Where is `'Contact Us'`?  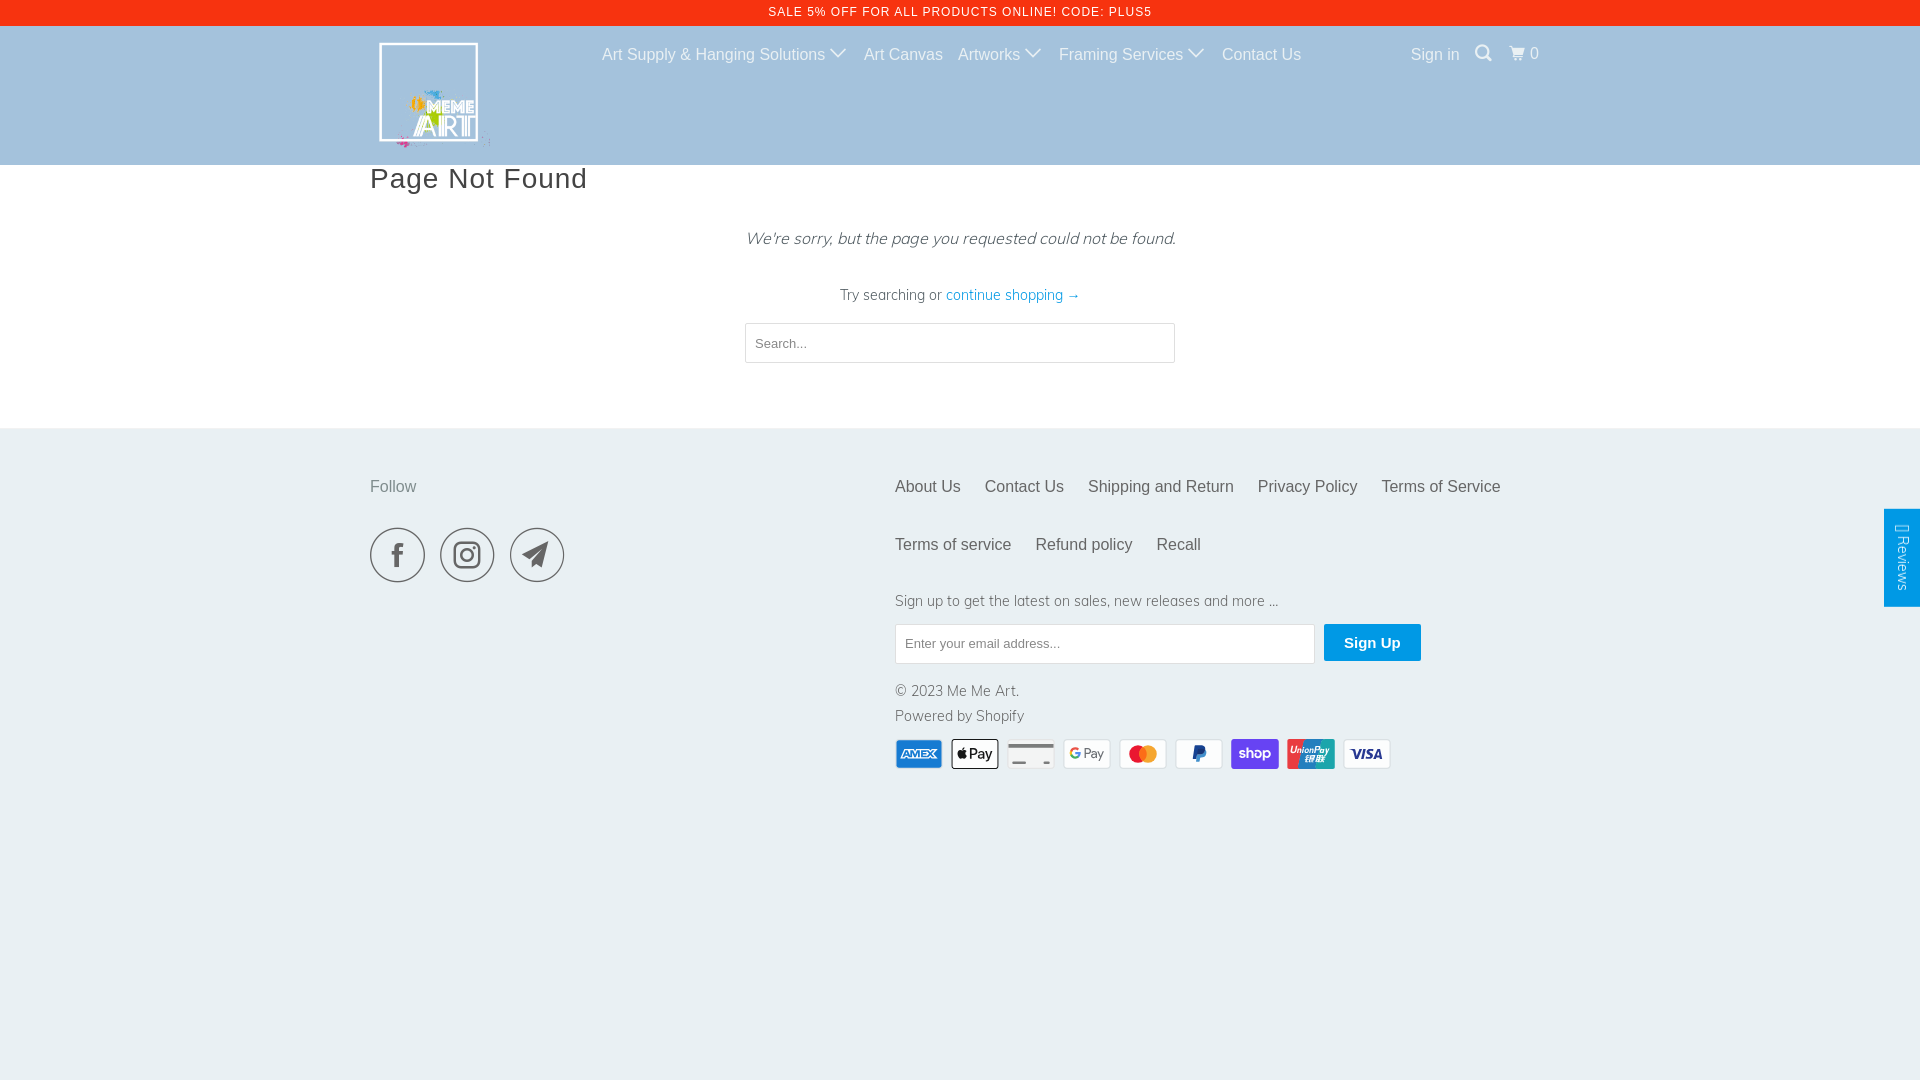
'Contact Us' is located at coordinates (1024, 486).